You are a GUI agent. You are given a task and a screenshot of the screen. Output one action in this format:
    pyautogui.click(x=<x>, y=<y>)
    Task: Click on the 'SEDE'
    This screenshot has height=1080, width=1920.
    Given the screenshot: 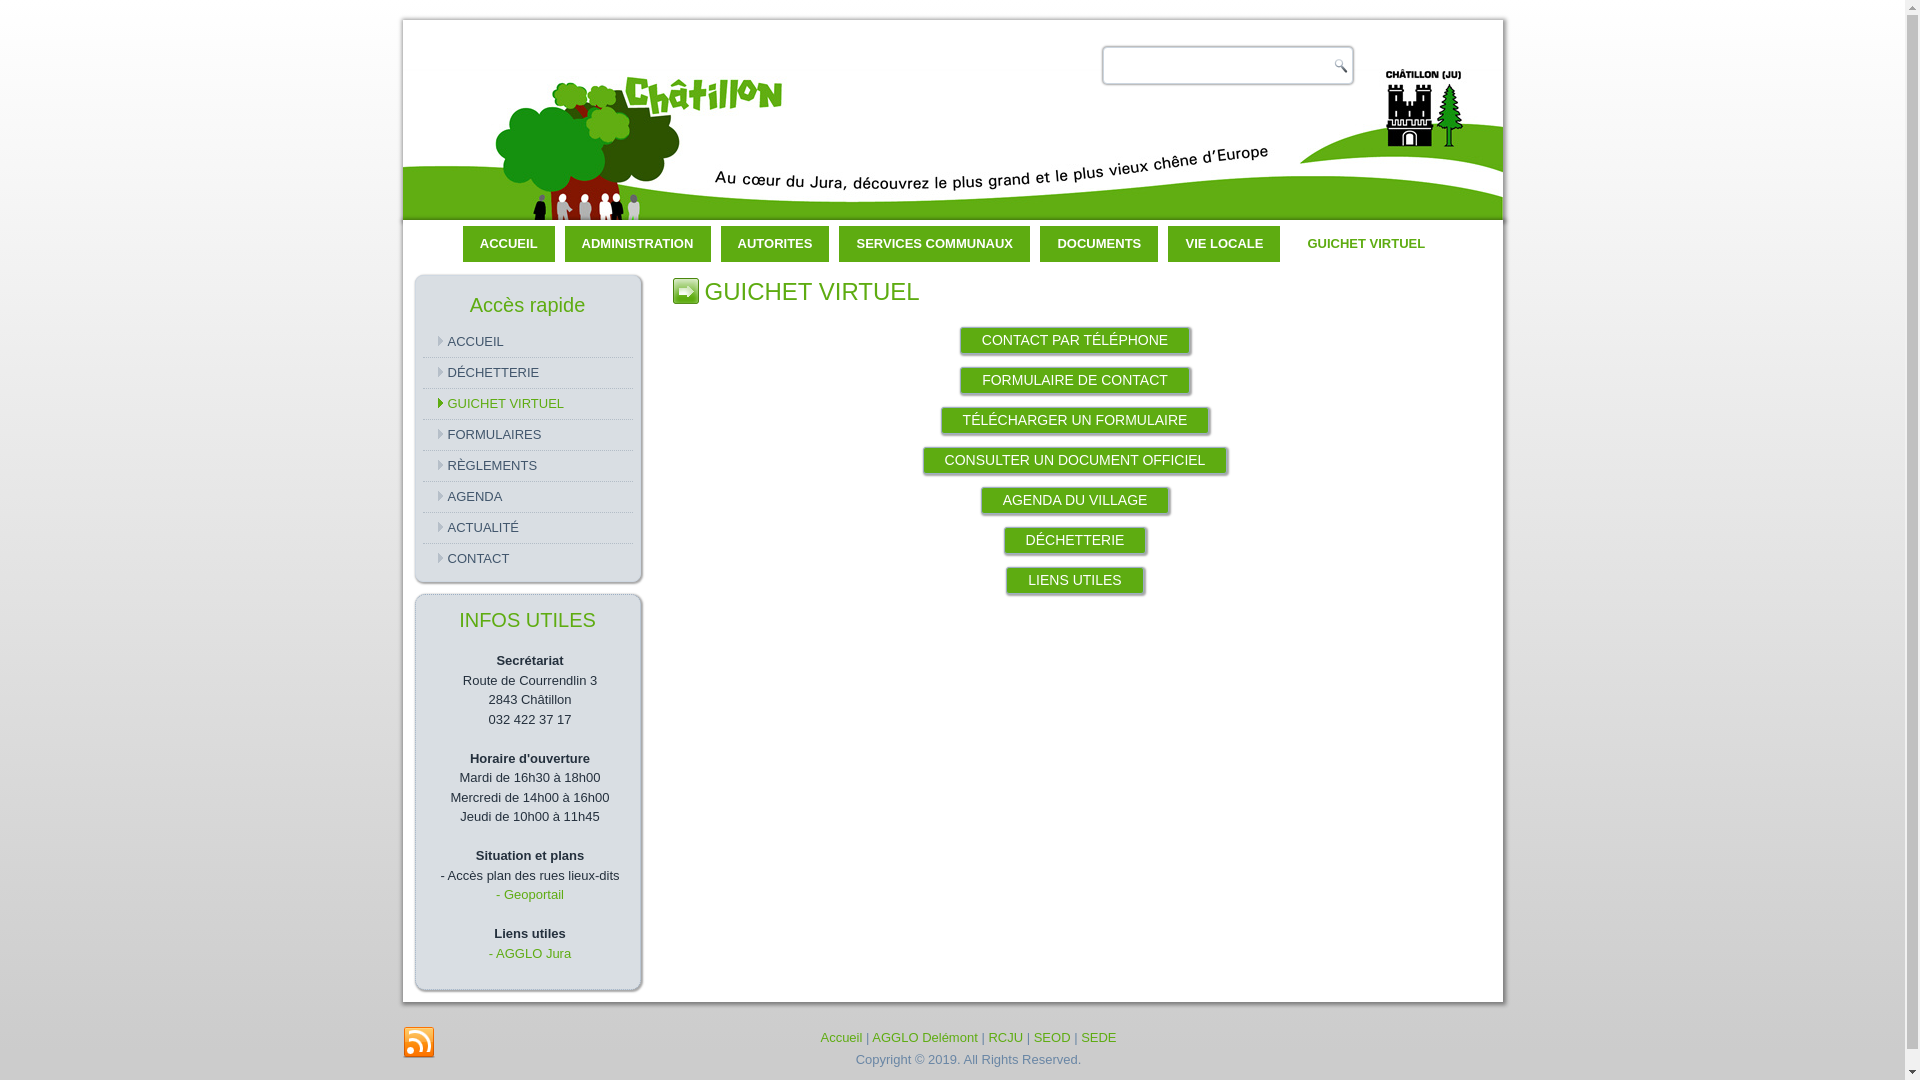 What is the action you would take?
    pyautogui.click(x=1097, y=1036)
    